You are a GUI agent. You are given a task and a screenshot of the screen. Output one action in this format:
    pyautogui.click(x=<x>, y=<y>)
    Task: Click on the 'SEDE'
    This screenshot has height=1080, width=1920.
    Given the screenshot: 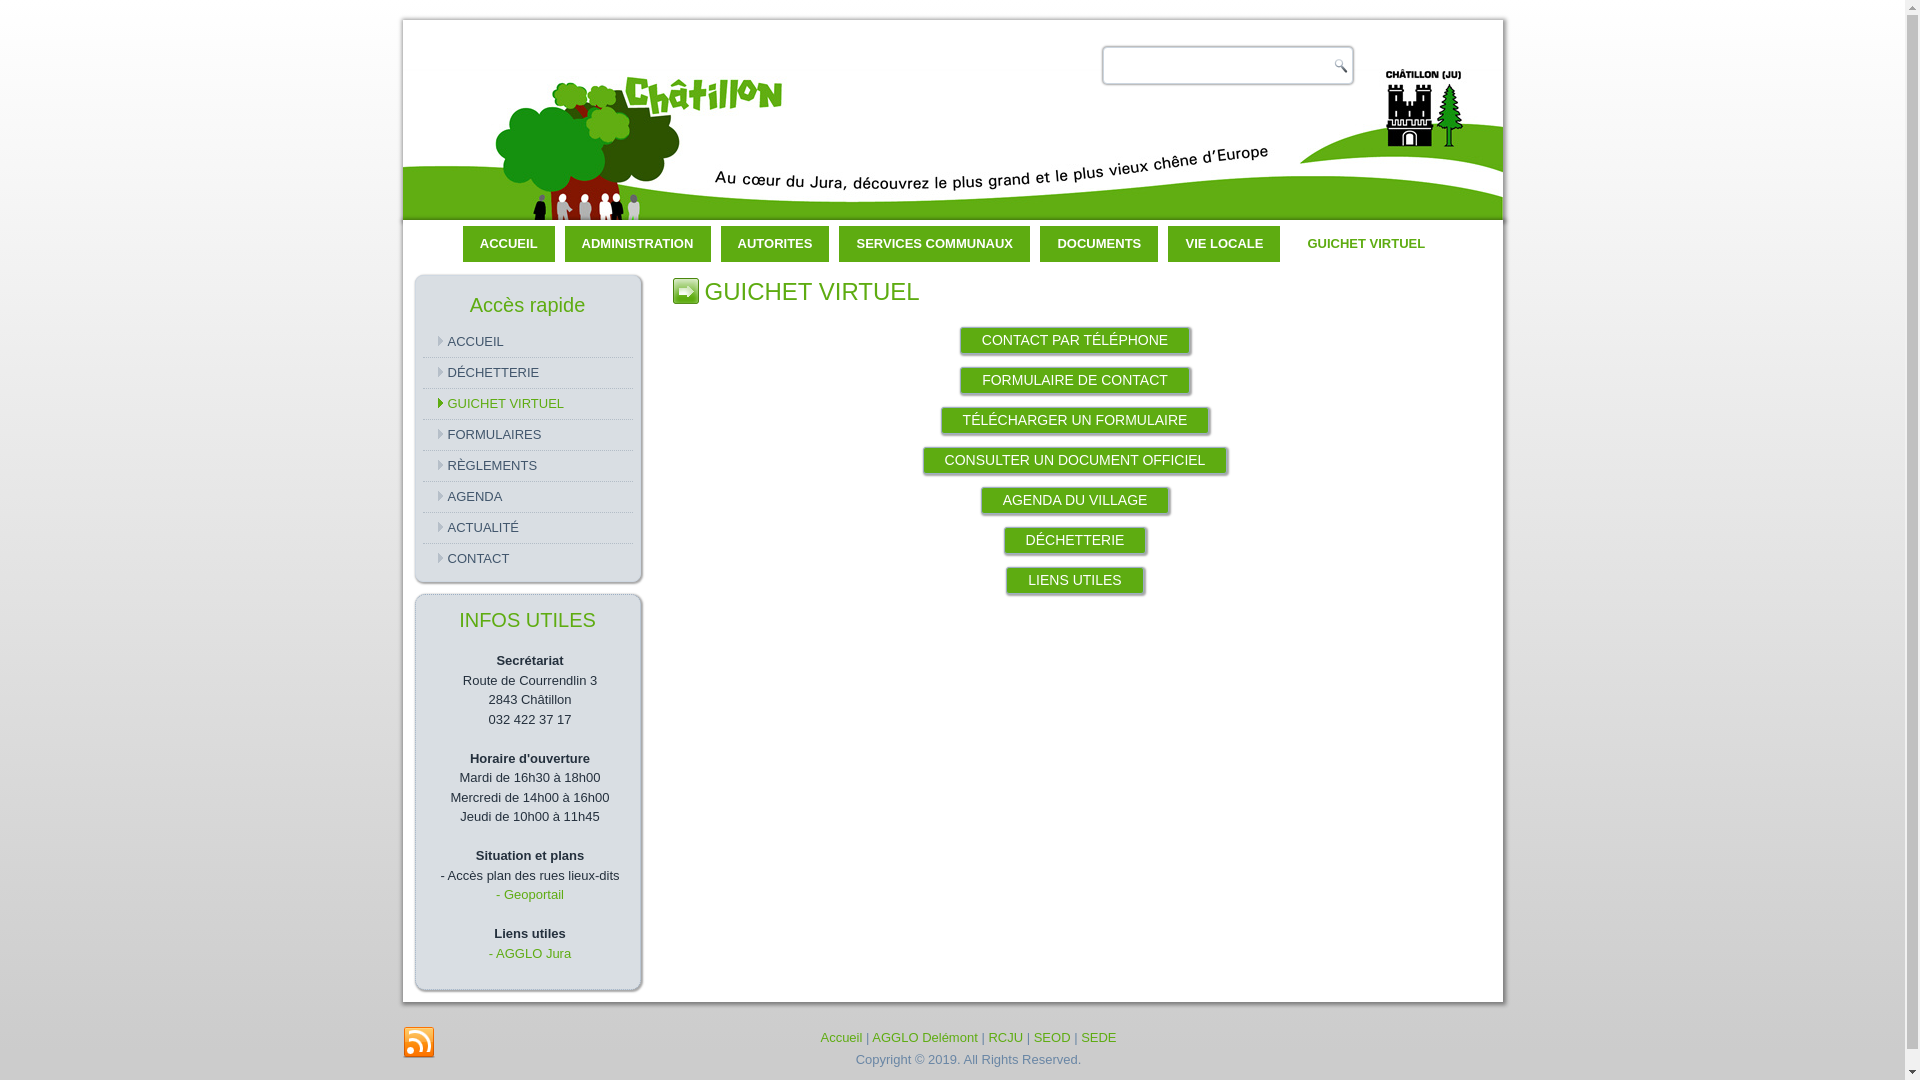 What is the action you would take?
    pyautogui.click(x=1097, y=1036)
    